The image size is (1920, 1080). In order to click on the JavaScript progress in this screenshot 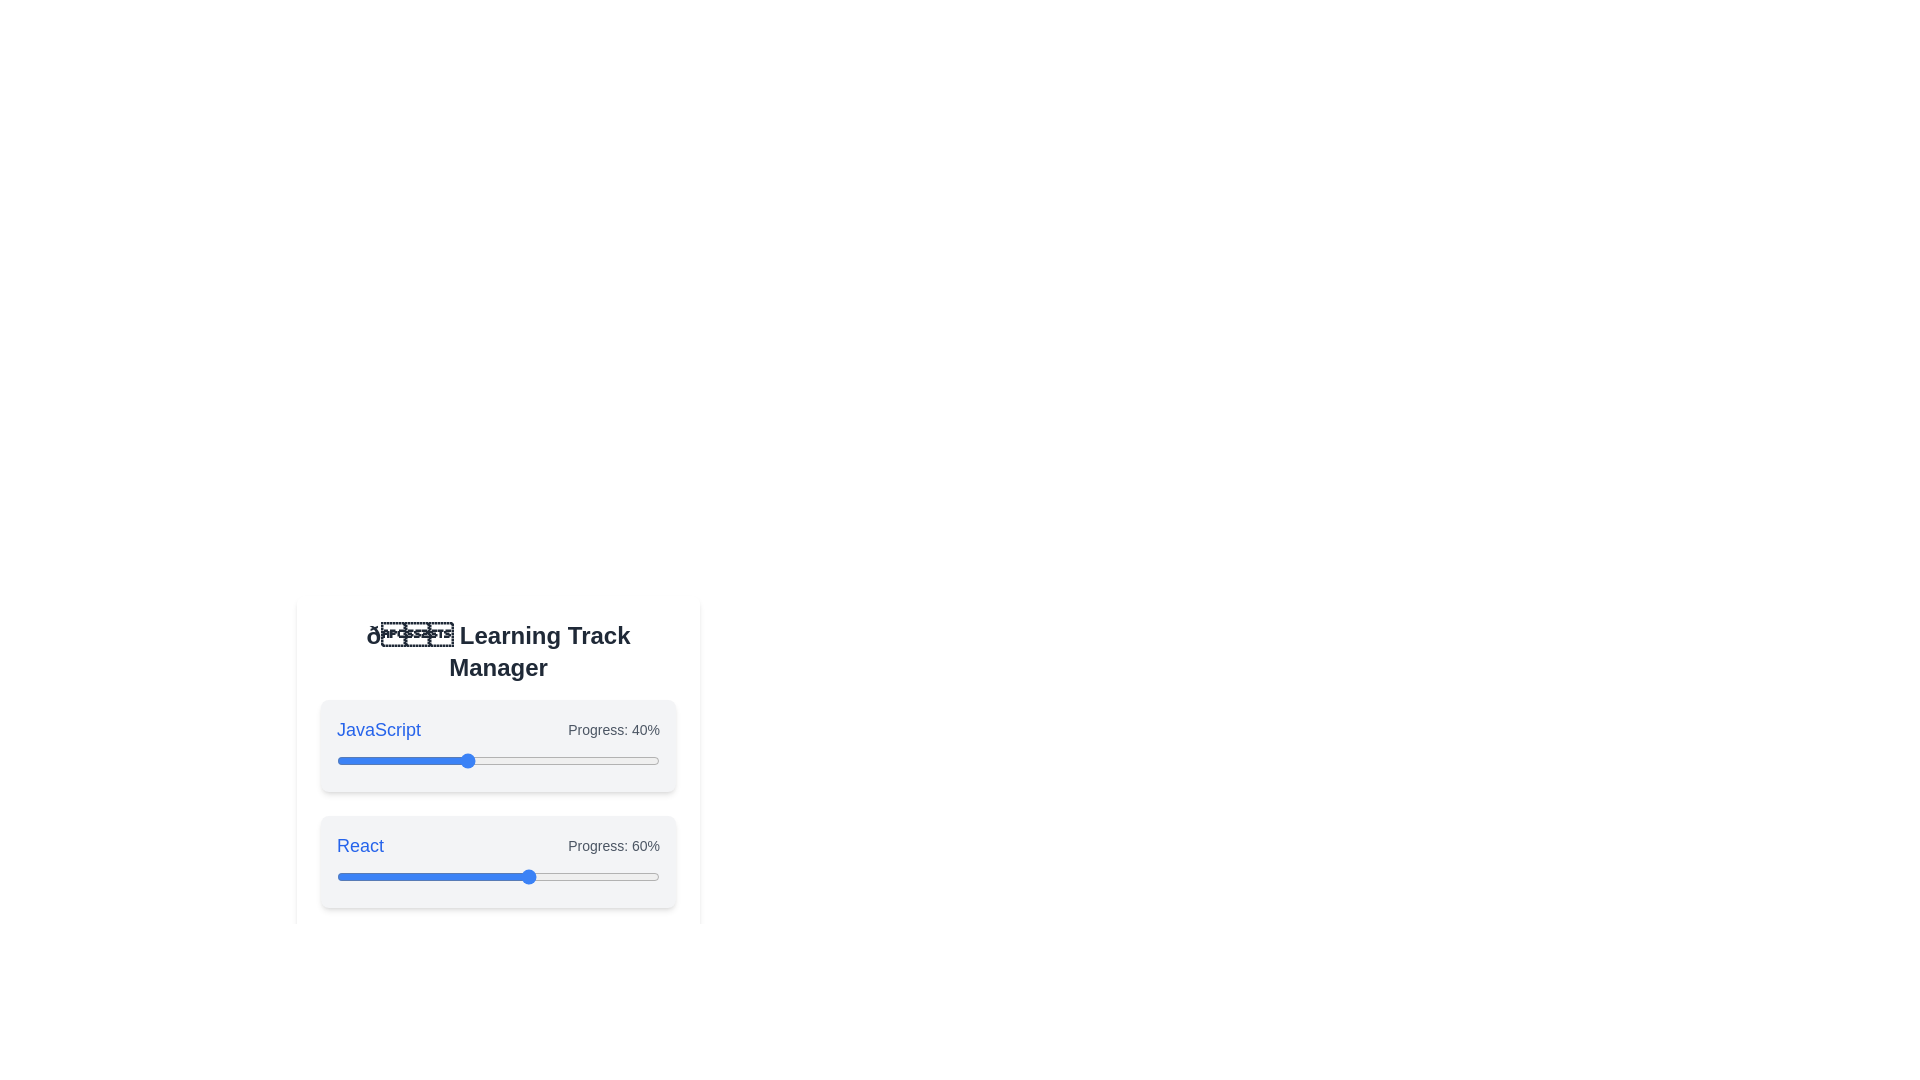, I will do `click(553, 760)`.